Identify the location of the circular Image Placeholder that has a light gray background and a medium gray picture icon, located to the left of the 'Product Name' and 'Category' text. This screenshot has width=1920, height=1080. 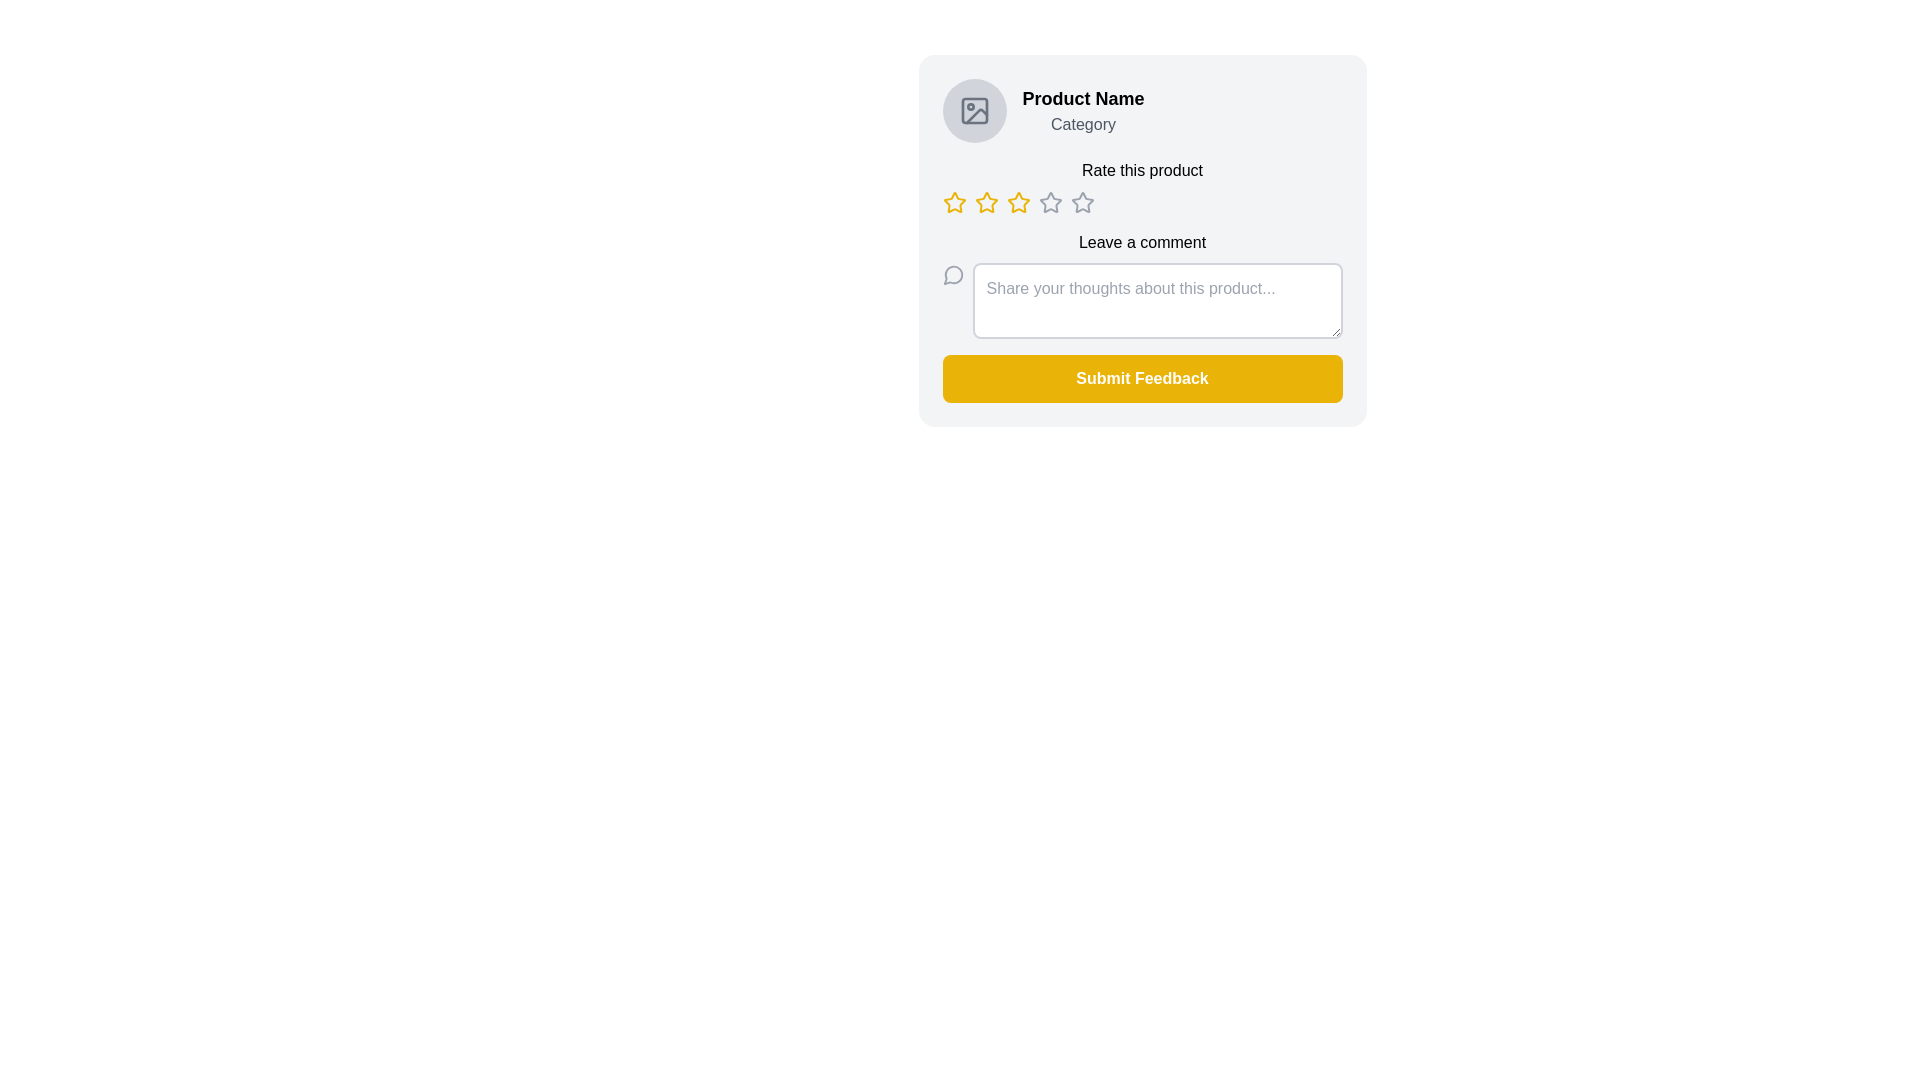
(974, 111).